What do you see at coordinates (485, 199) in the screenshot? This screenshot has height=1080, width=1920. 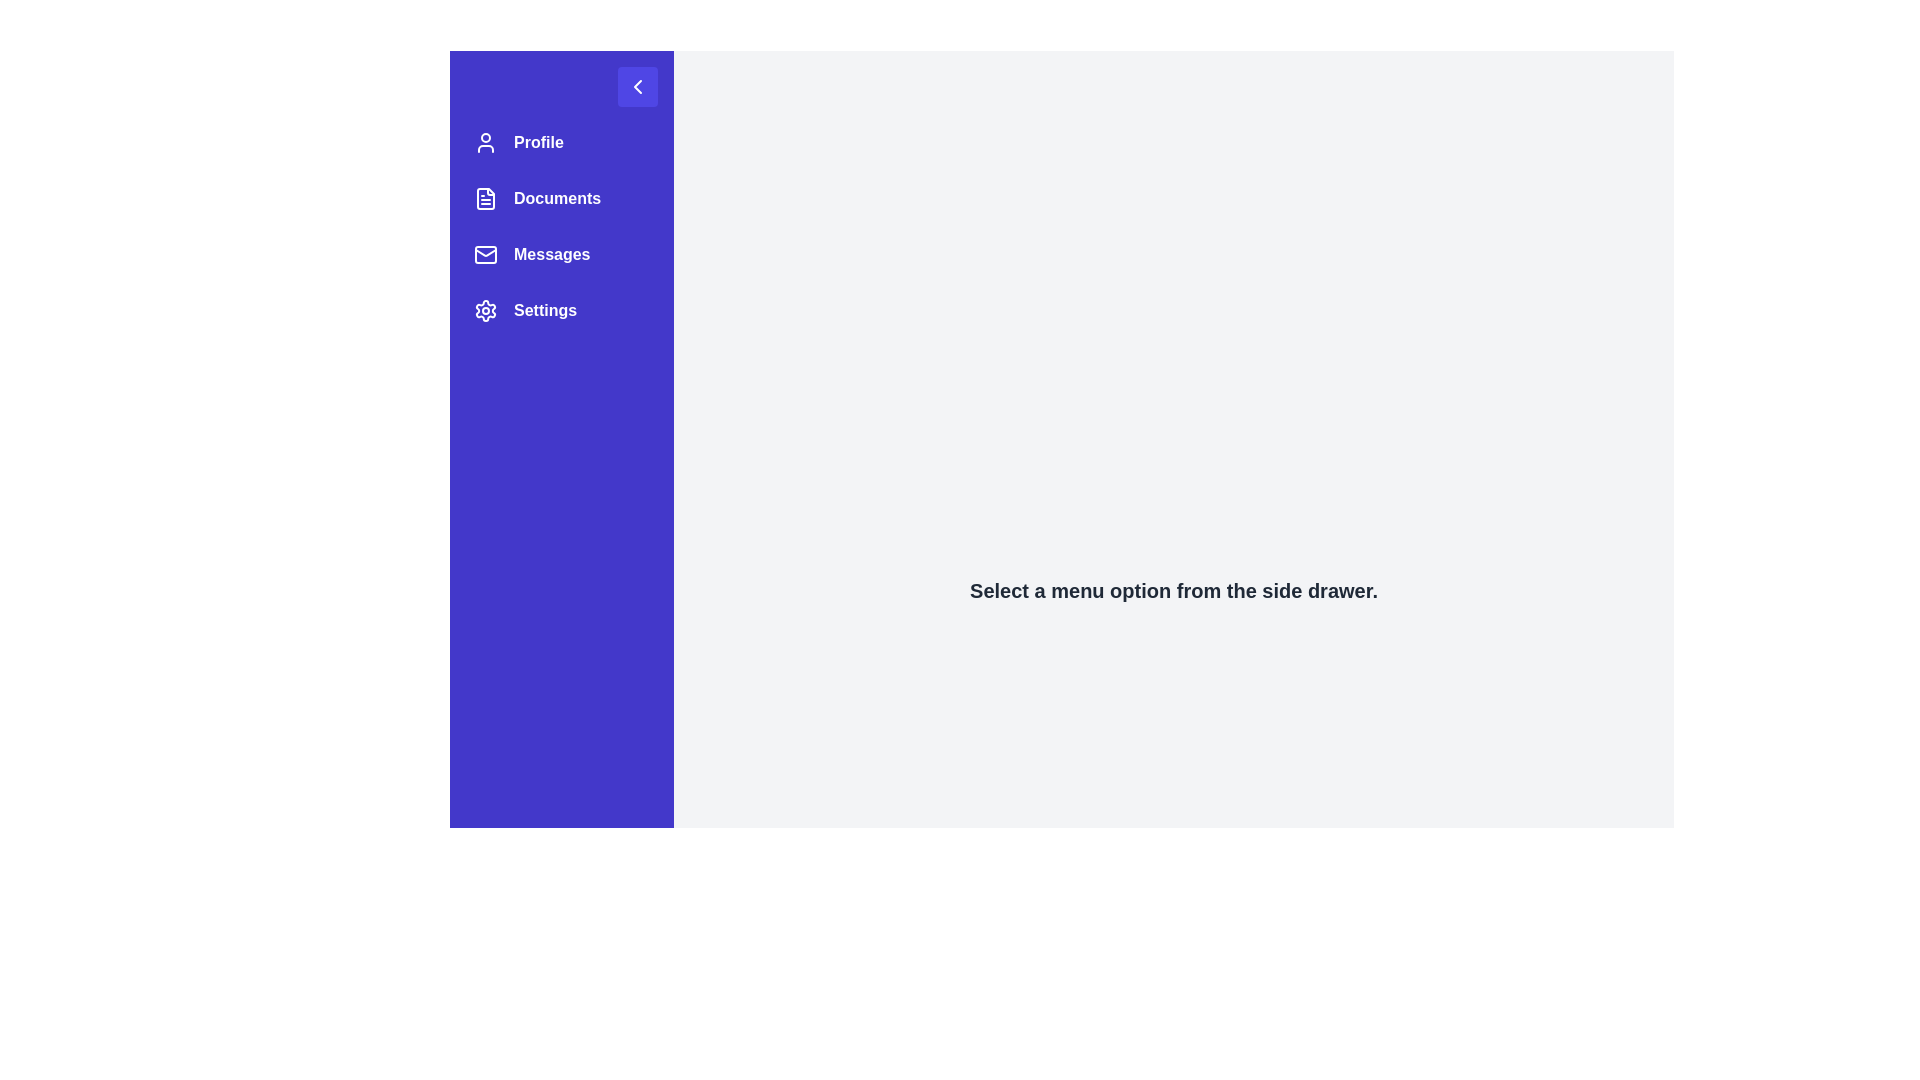 I see `the document icon located in the side navigation panel, which is styled with a thin border and displays textual lines` at bounding box center [485, 199].